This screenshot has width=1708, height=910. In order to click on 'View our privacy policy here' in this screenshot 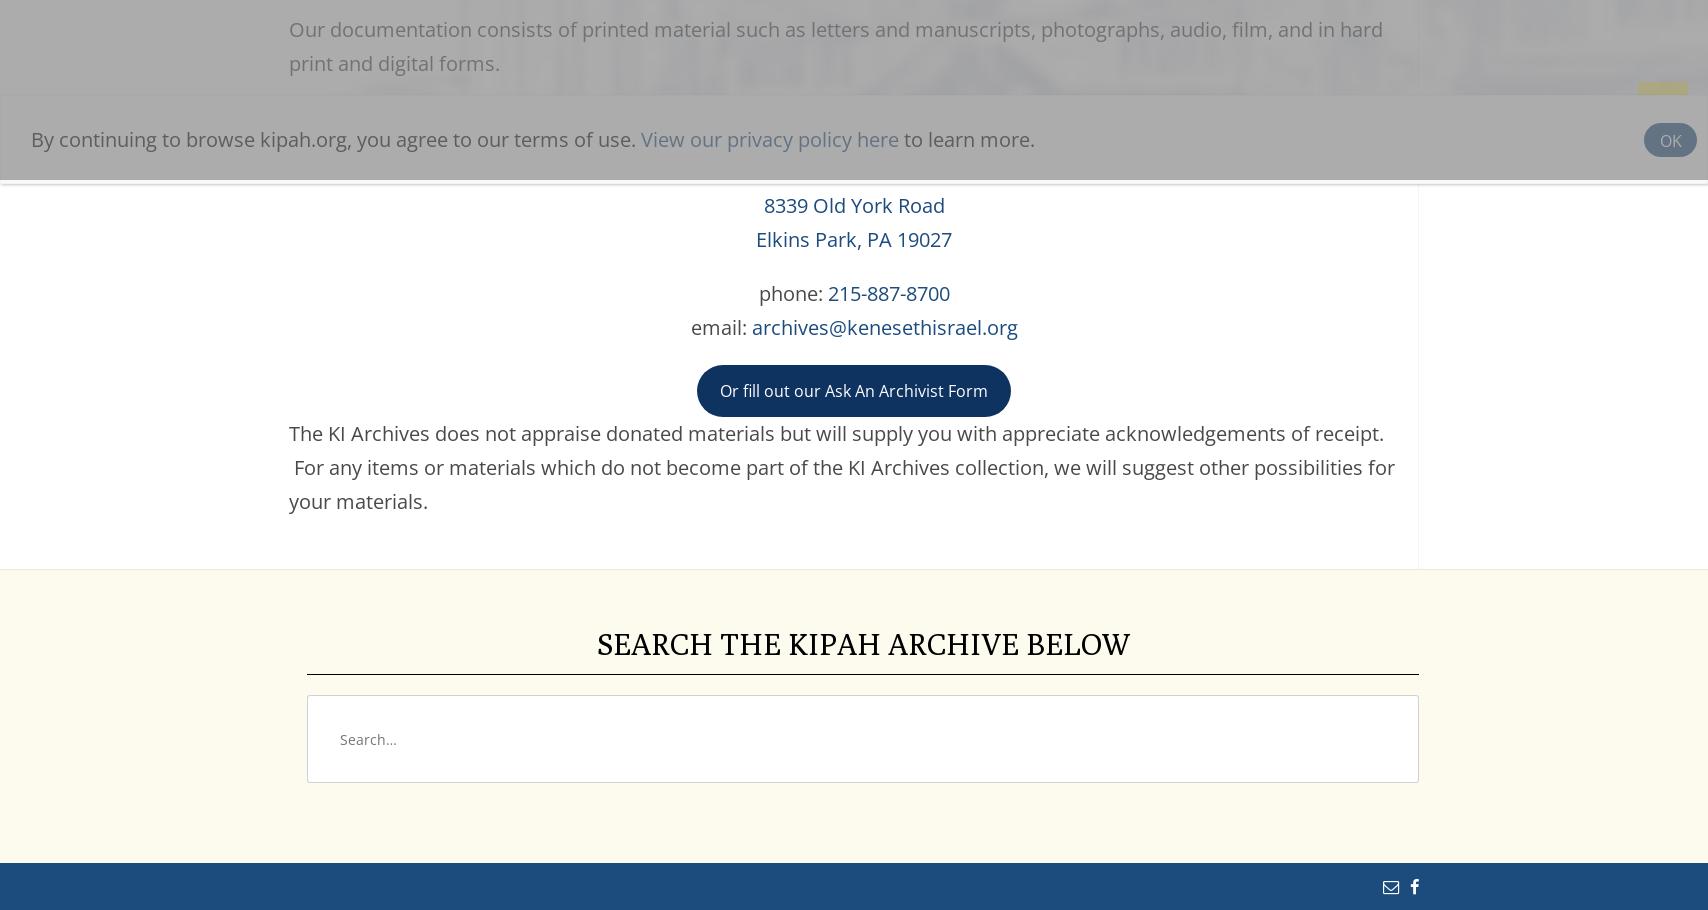, I will do `click(769, 134)`.